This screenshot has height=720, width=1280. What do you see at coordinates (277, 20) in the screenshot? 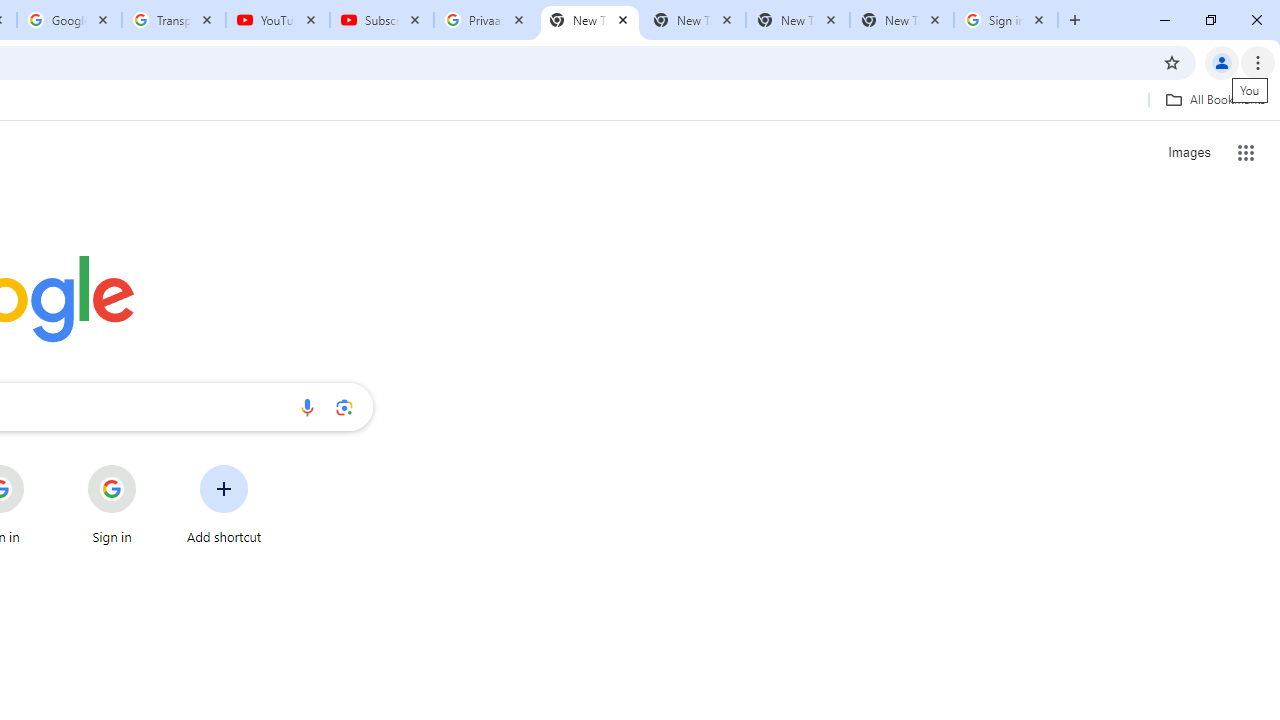
I see `'YouTube'` at bounding box center [277, 20].